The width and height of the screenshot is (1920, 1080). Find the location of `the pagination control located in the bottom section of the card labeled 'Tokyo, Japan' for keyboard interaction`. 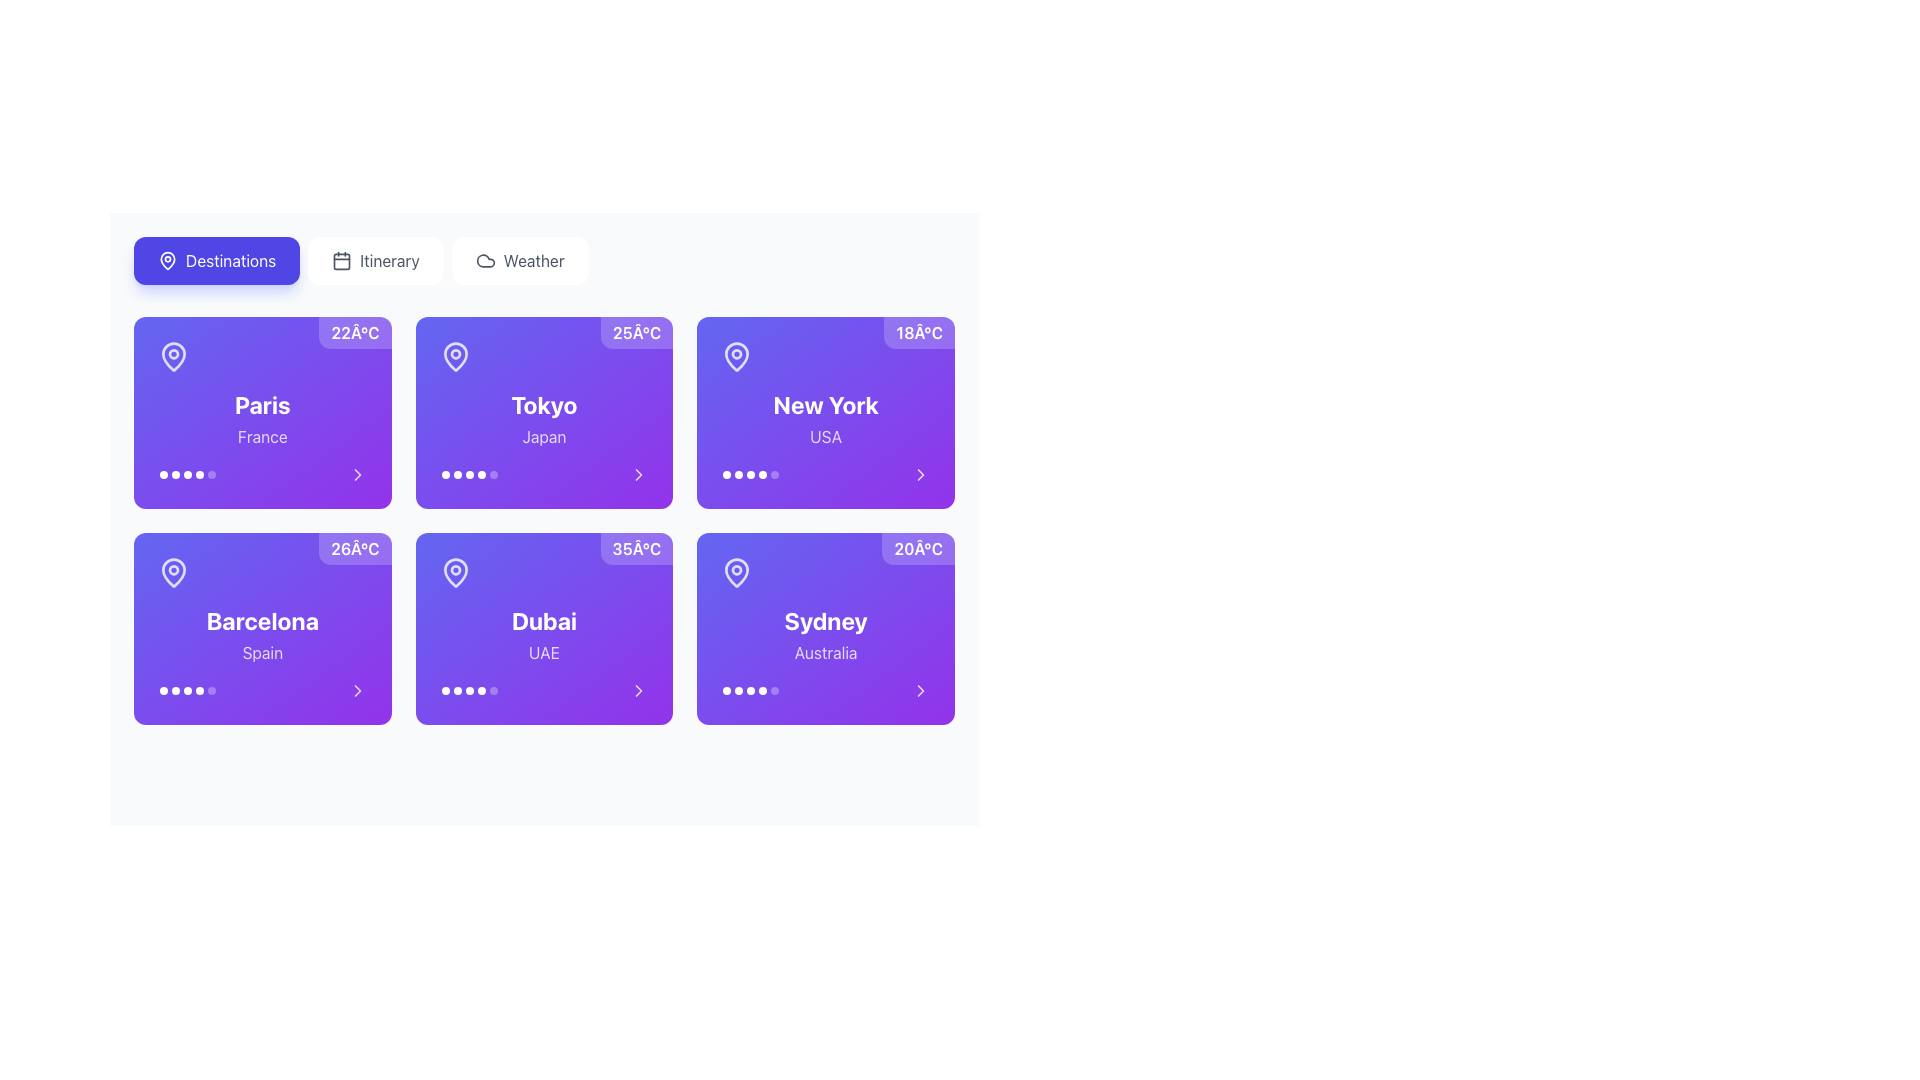

the pagination control located in the bottom section of the card labeled 'Tokyo, Japan' for keyboard interaction is located at coordinates (544, 474).